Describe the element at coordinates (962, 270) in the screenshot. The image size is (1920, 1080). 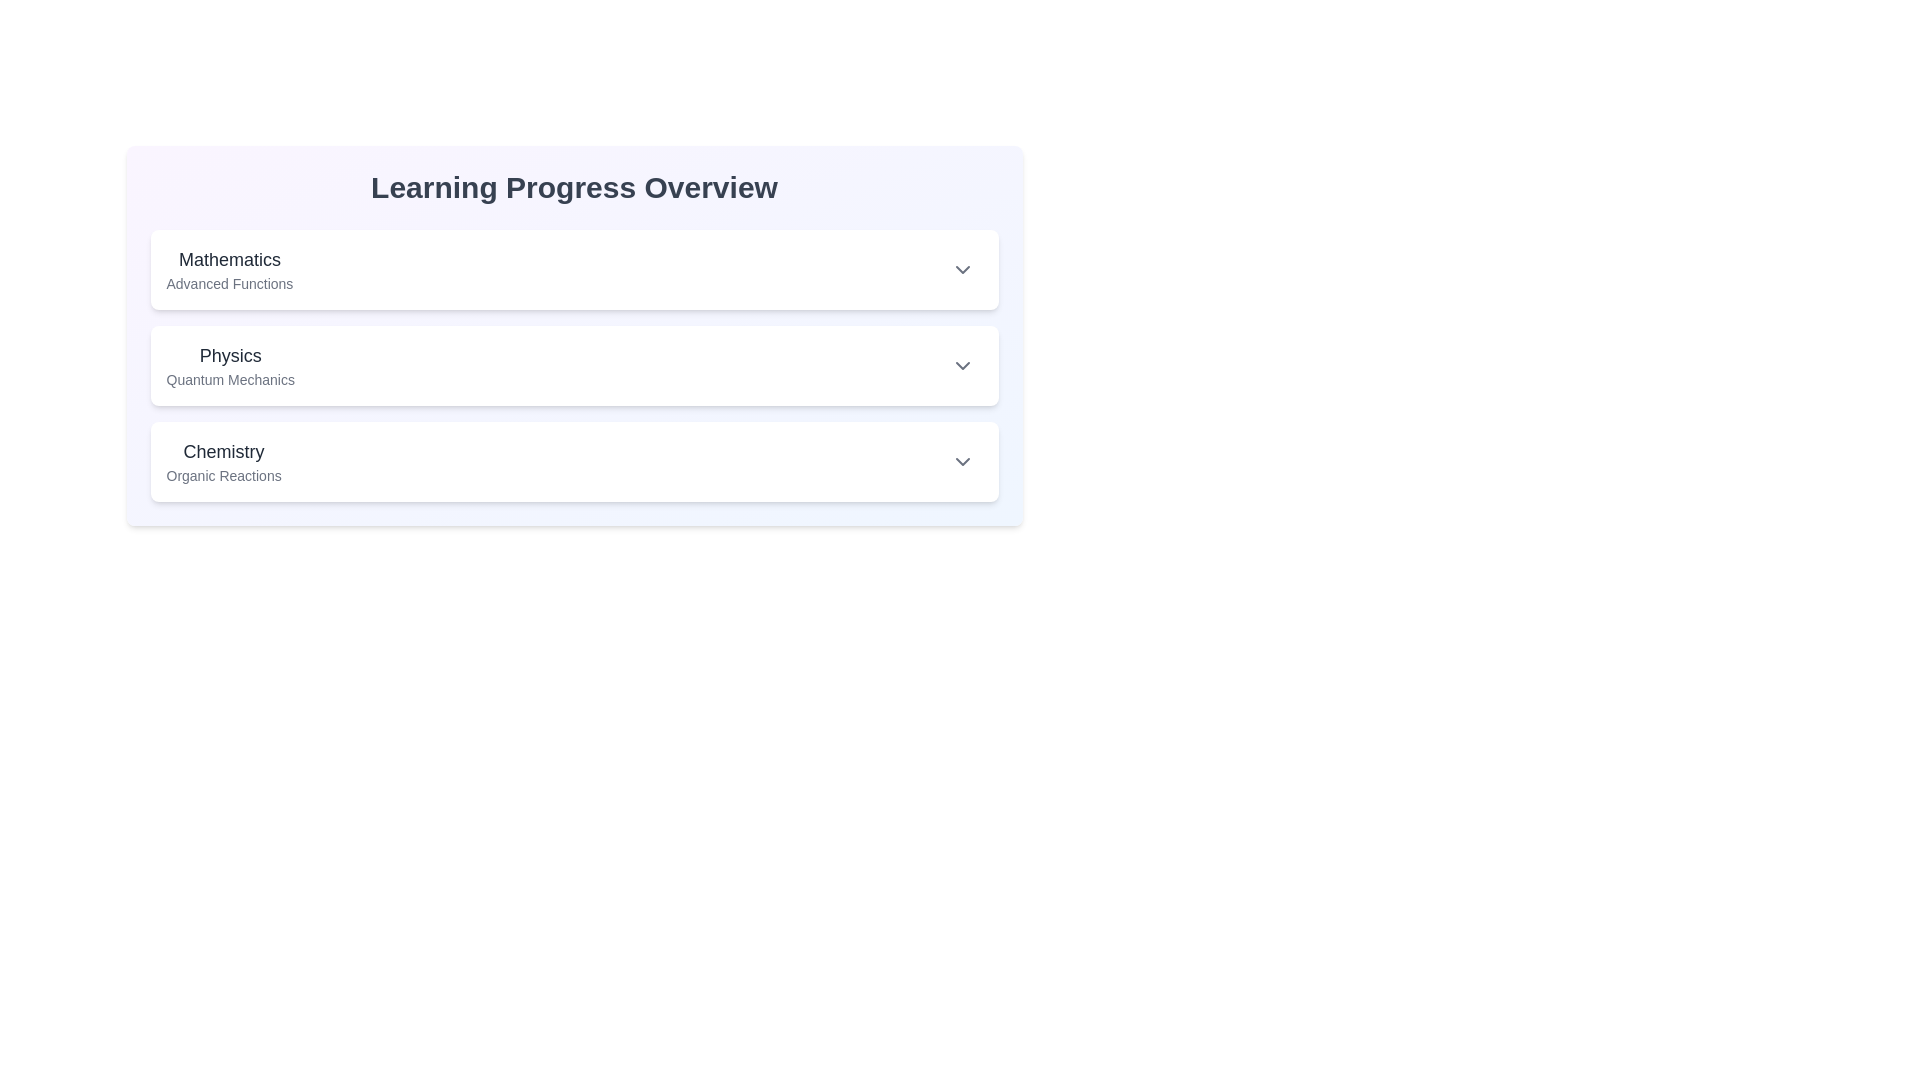
I see `the downward-facing chevron button in the top right corner of the 'Mathematics' section card` at that location.